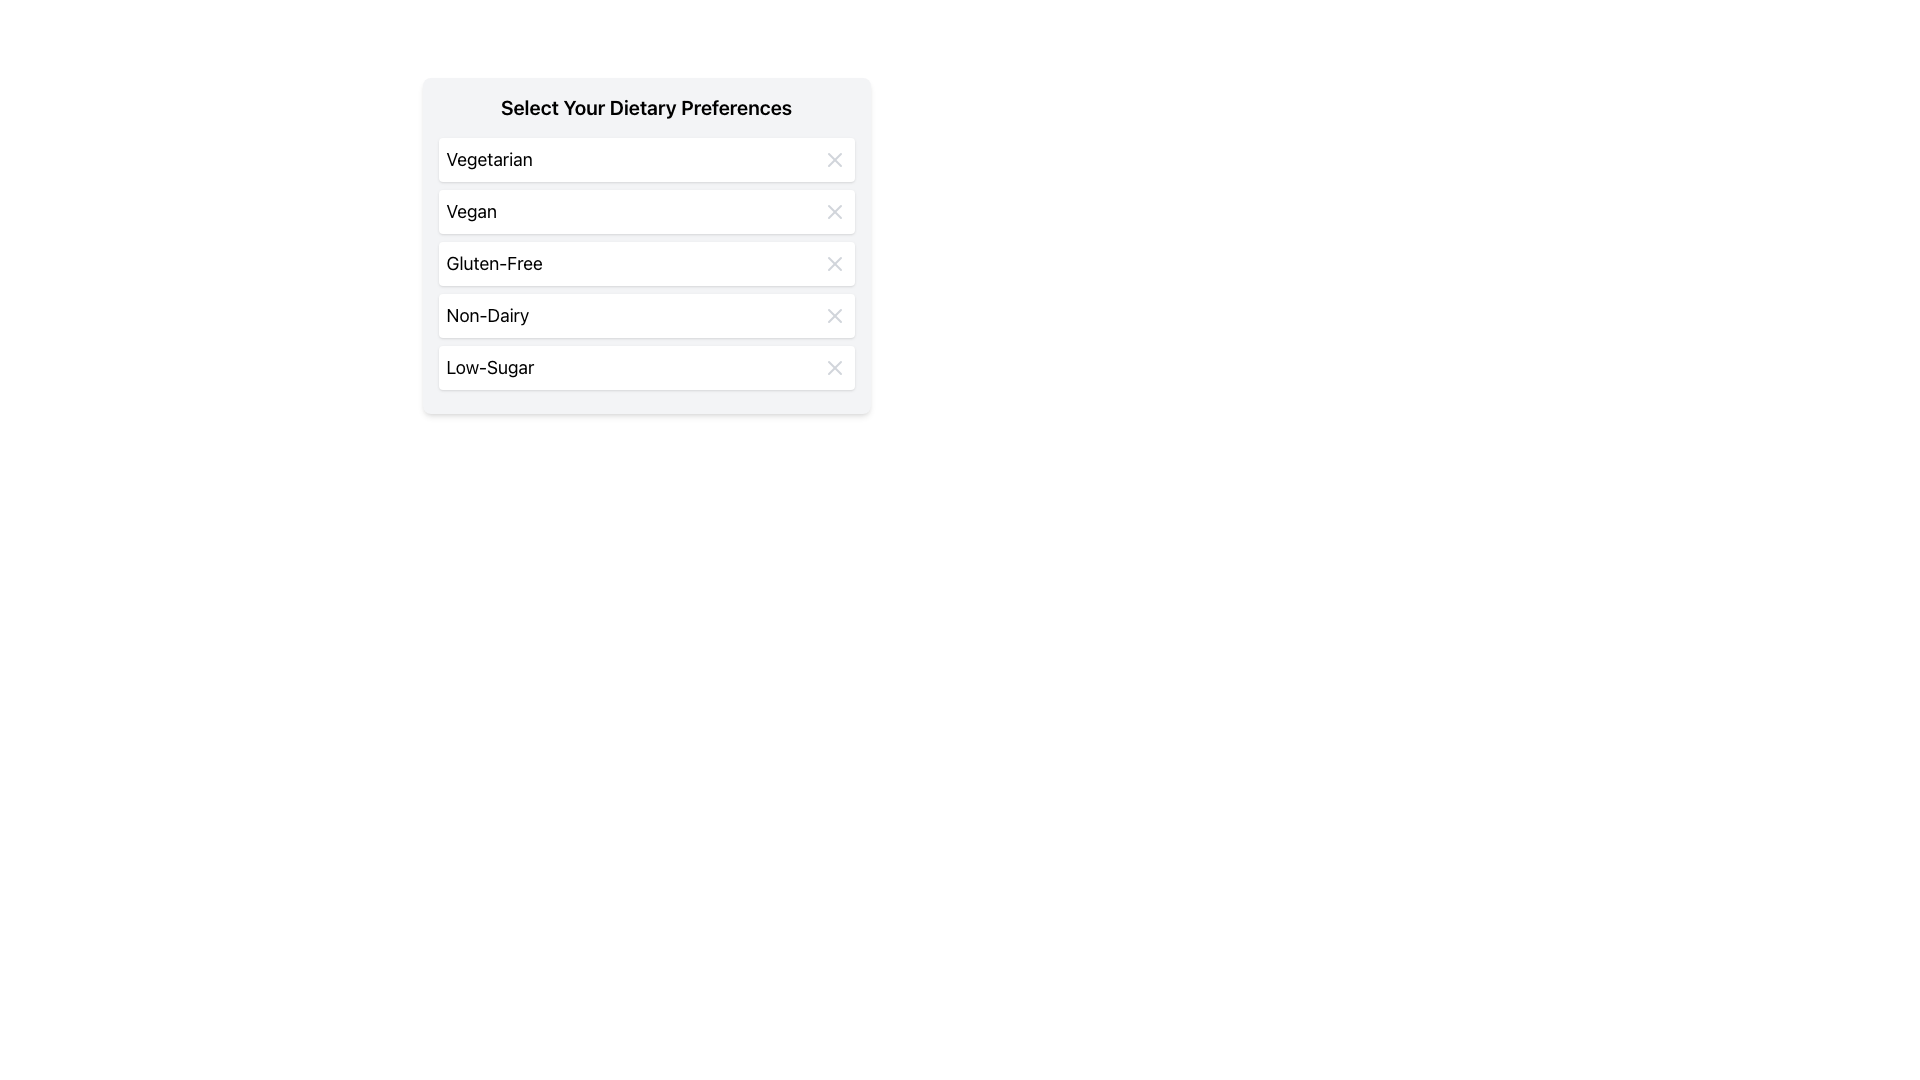  I want to click on more details about the selectable dietary preference labeled 'Low-Sugar', which is the last item in the interactive list of dietary preferences, so click(646, 367).